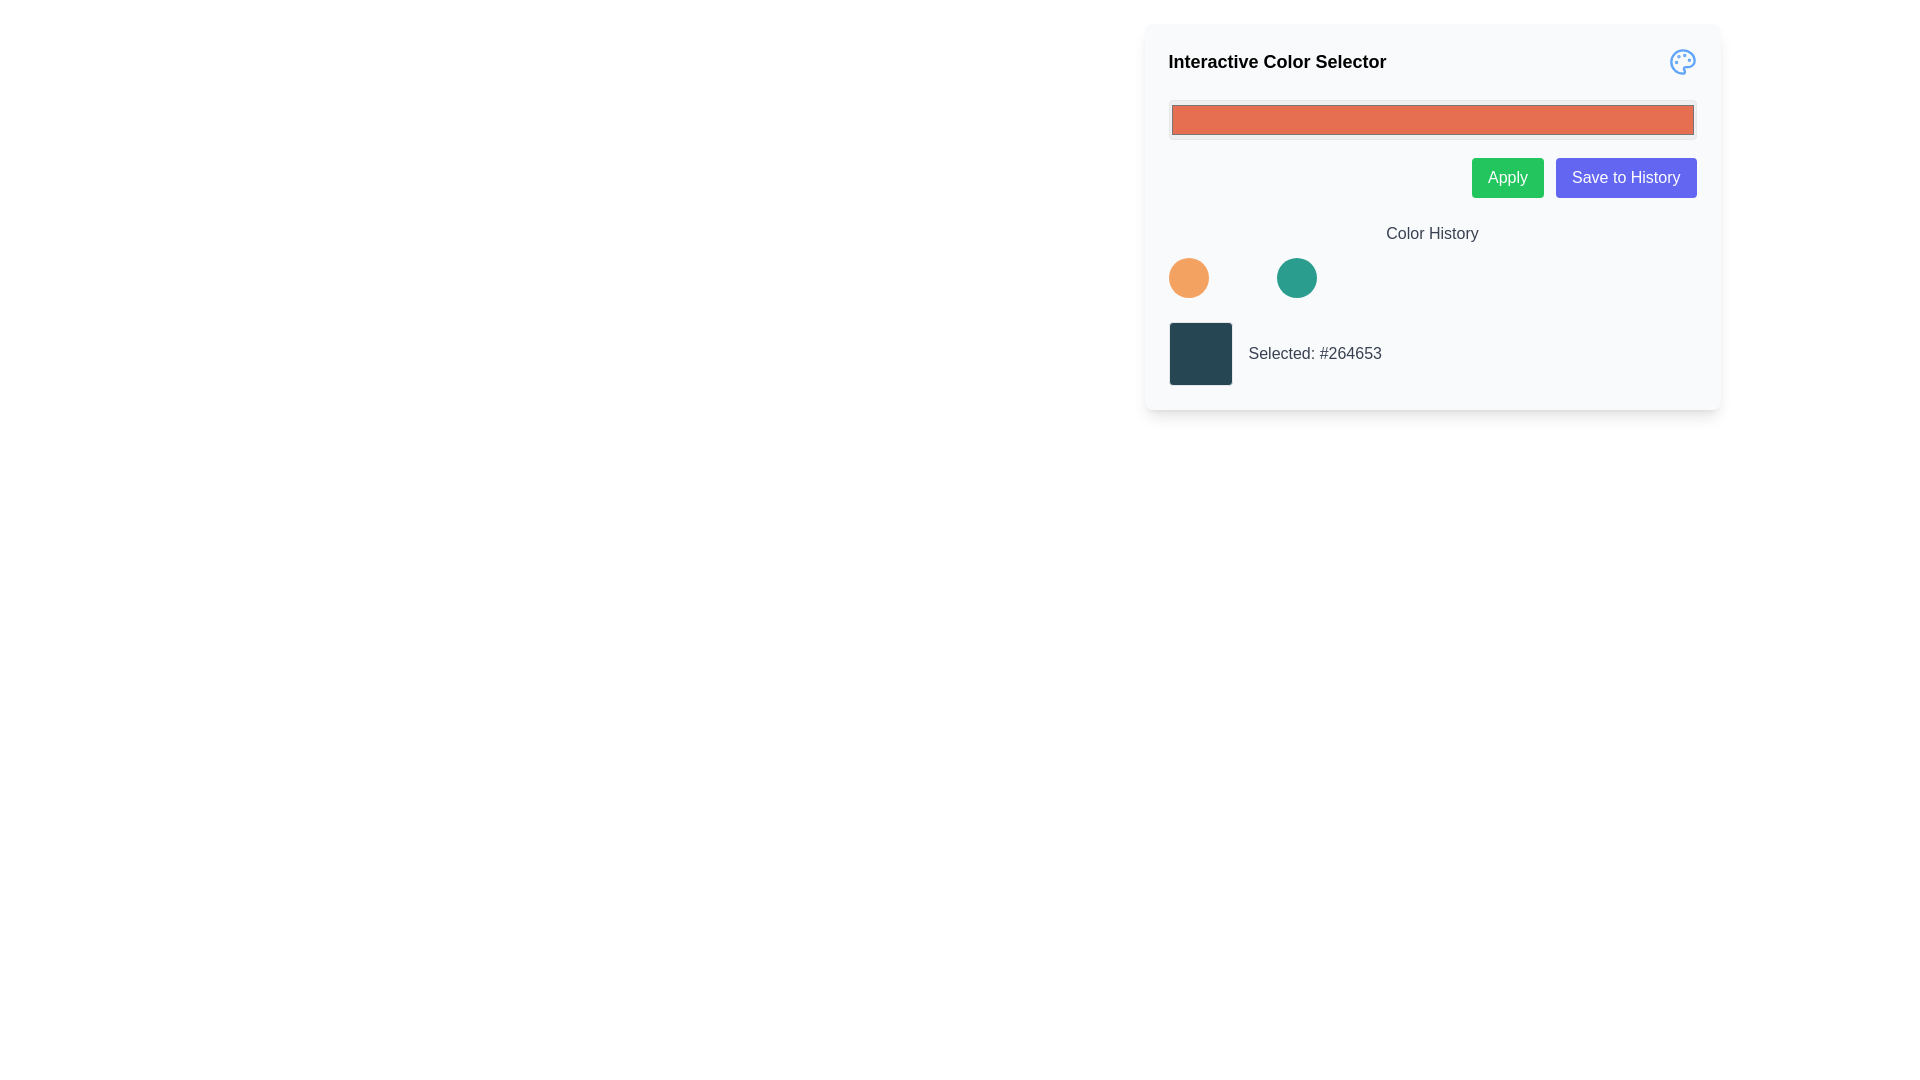 The width and height of the screenshot is (1920, 1080). Describe the element at coordinates (1431, 119) in the screenshot. I see `the reddish-orange color input field` at that location.